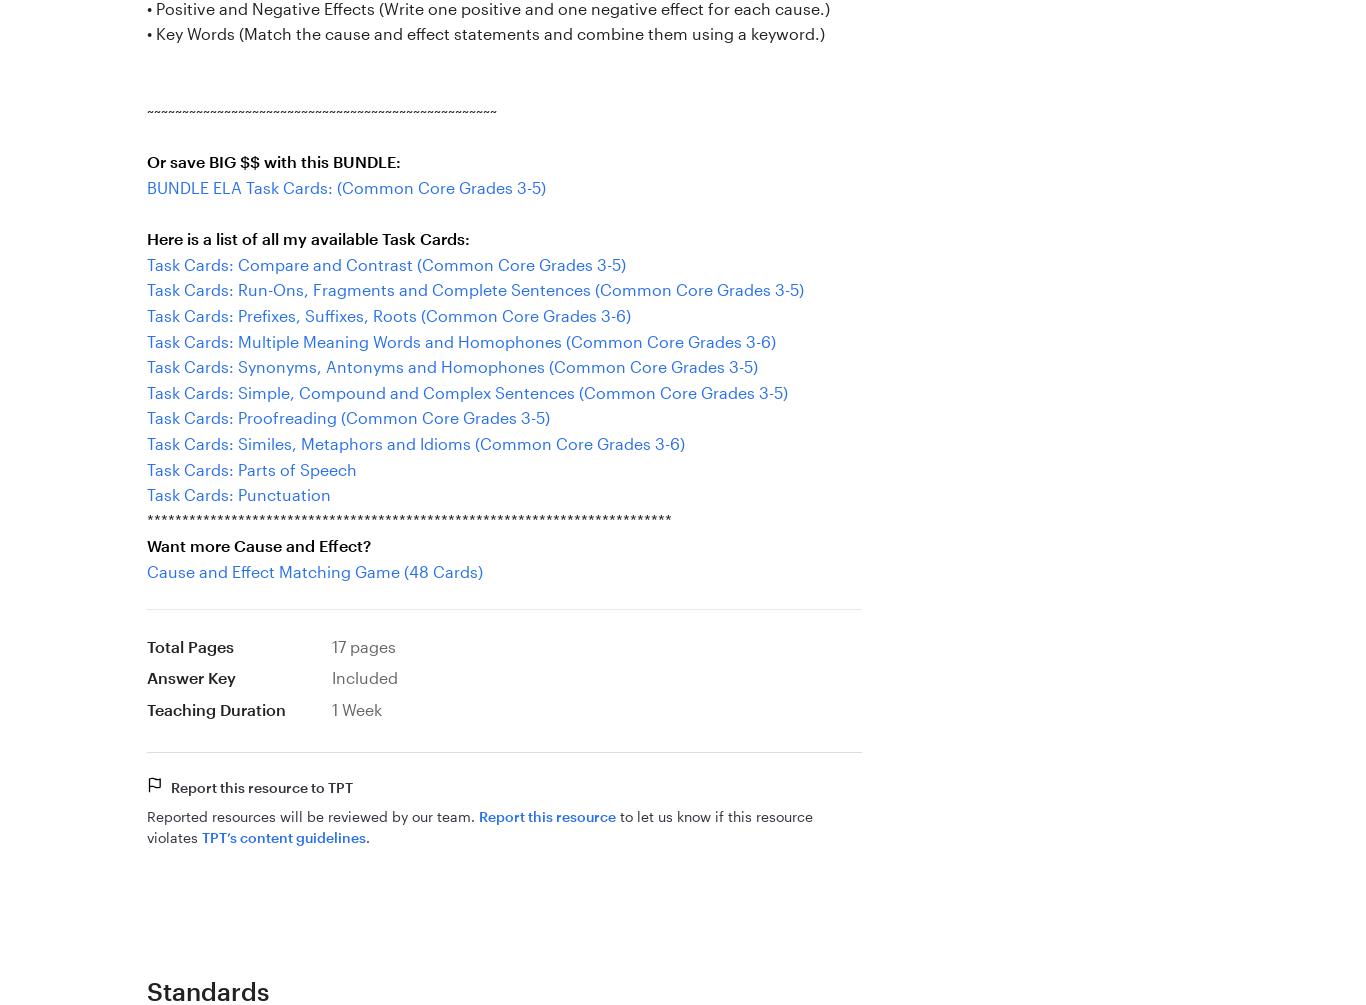 This screenshot has width=1366, height=1005. What do you see at coordinates (283, 837) in the screenshot?
I see `'TPT’s content guidelines'` at bounding box center [283, 837].